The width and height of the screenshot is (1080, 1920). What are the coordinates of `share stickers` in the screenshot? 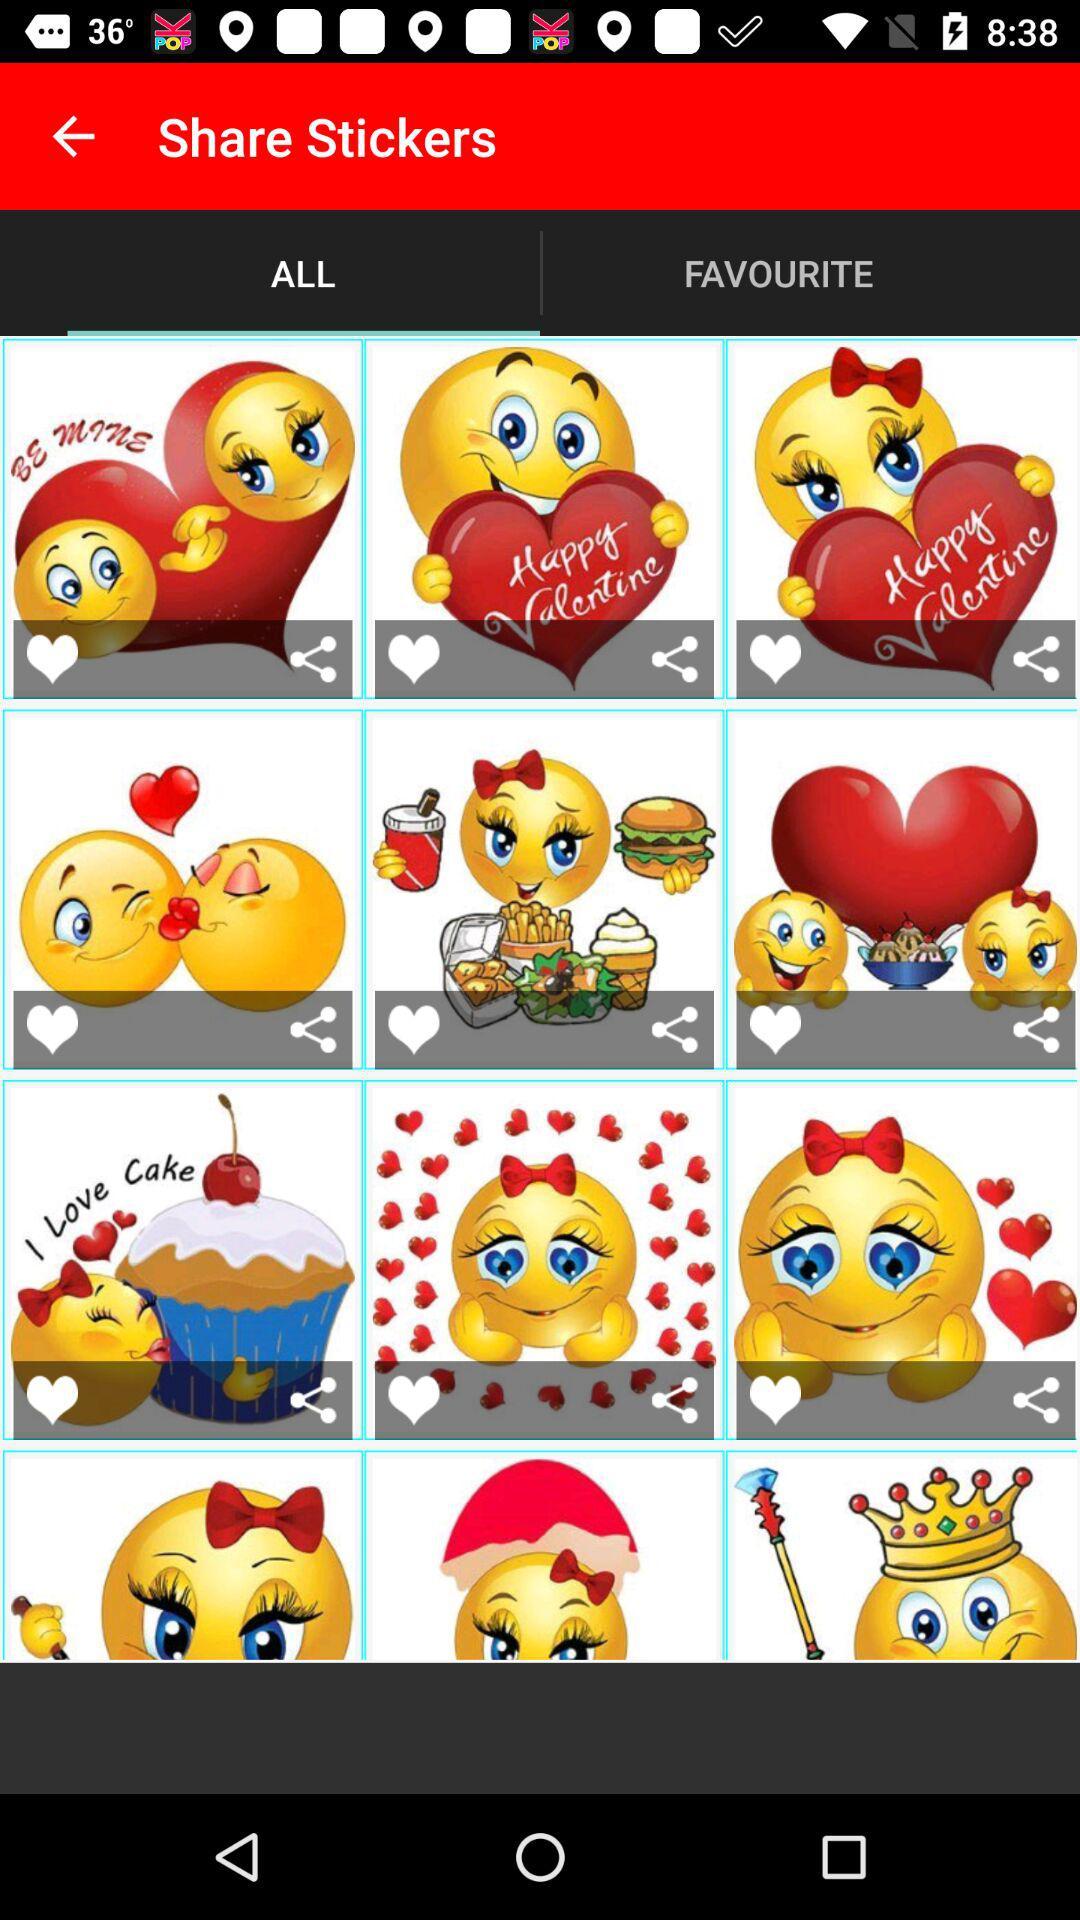 It's located at (313, 1029).